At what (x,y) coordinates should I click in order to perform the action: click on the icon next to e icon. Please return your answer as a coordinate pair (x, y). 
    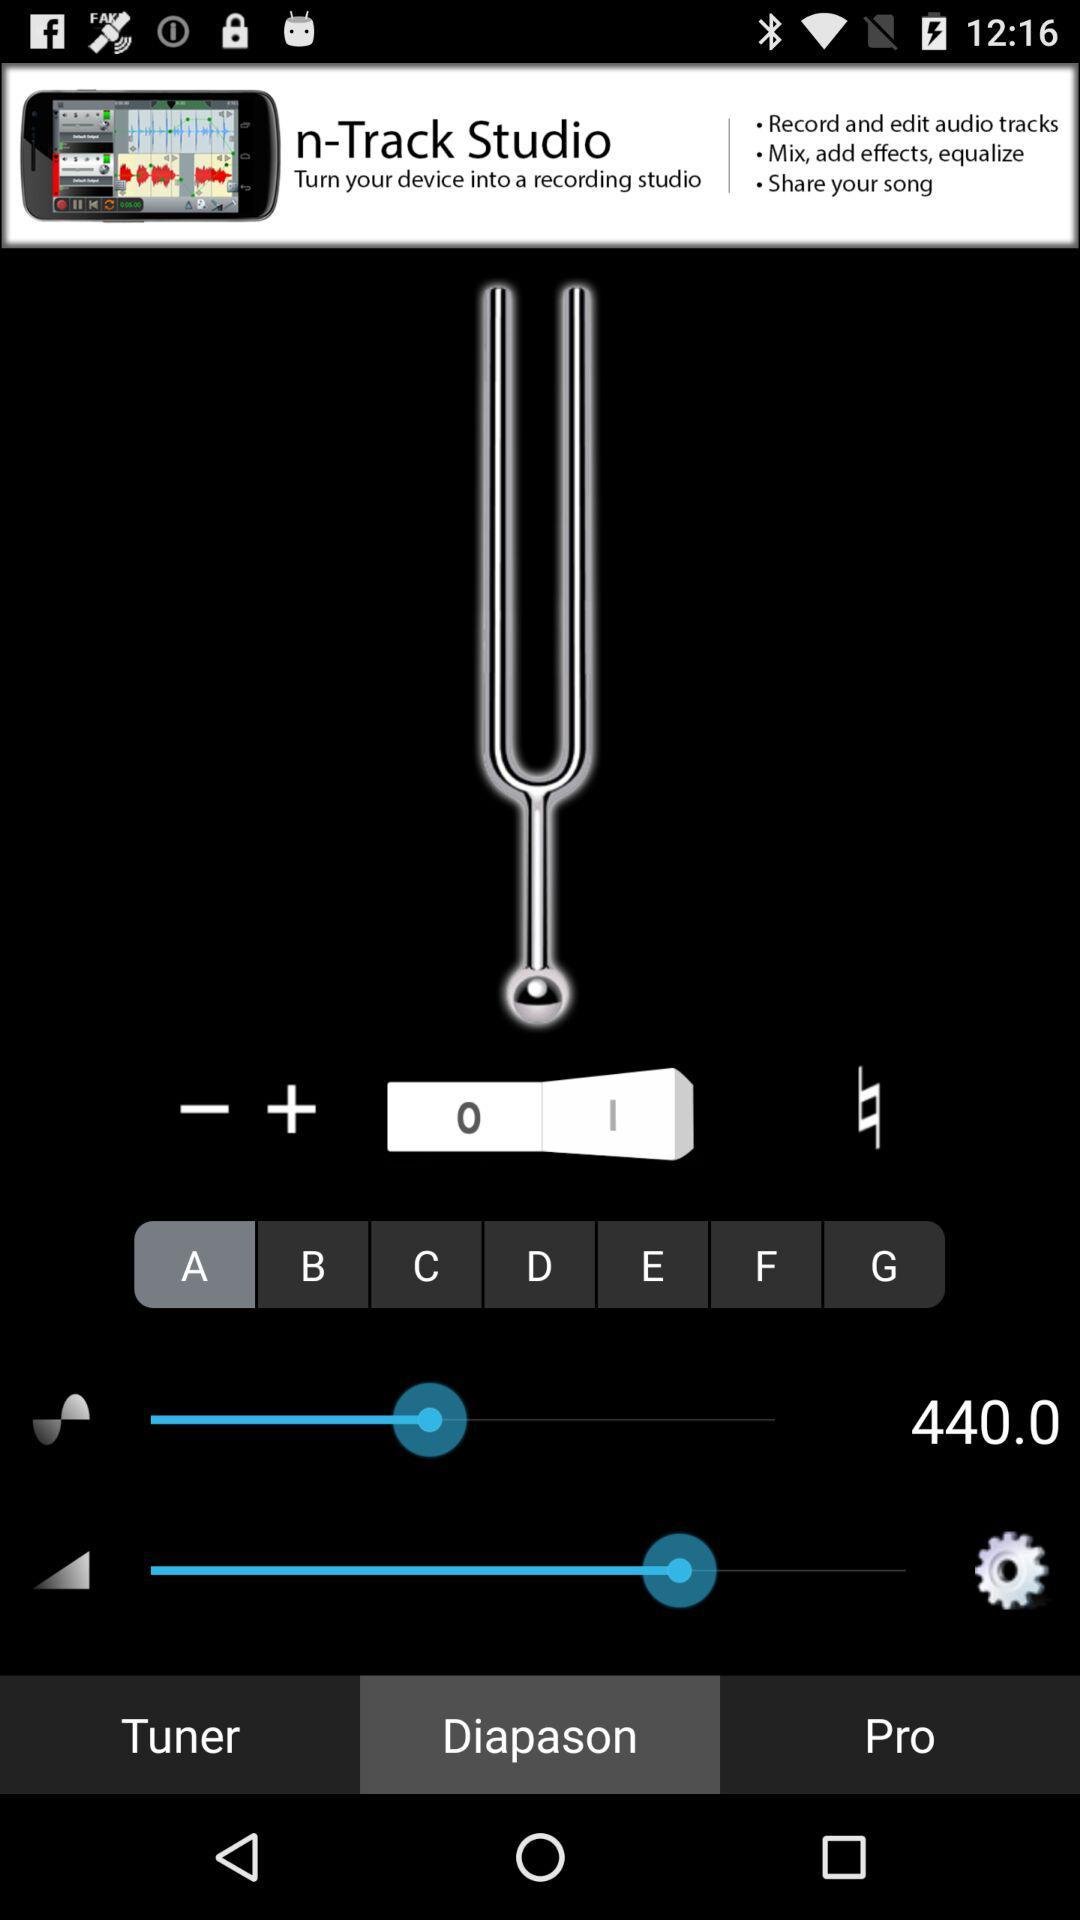
    Looking at the image, I should click on (765, 1263).